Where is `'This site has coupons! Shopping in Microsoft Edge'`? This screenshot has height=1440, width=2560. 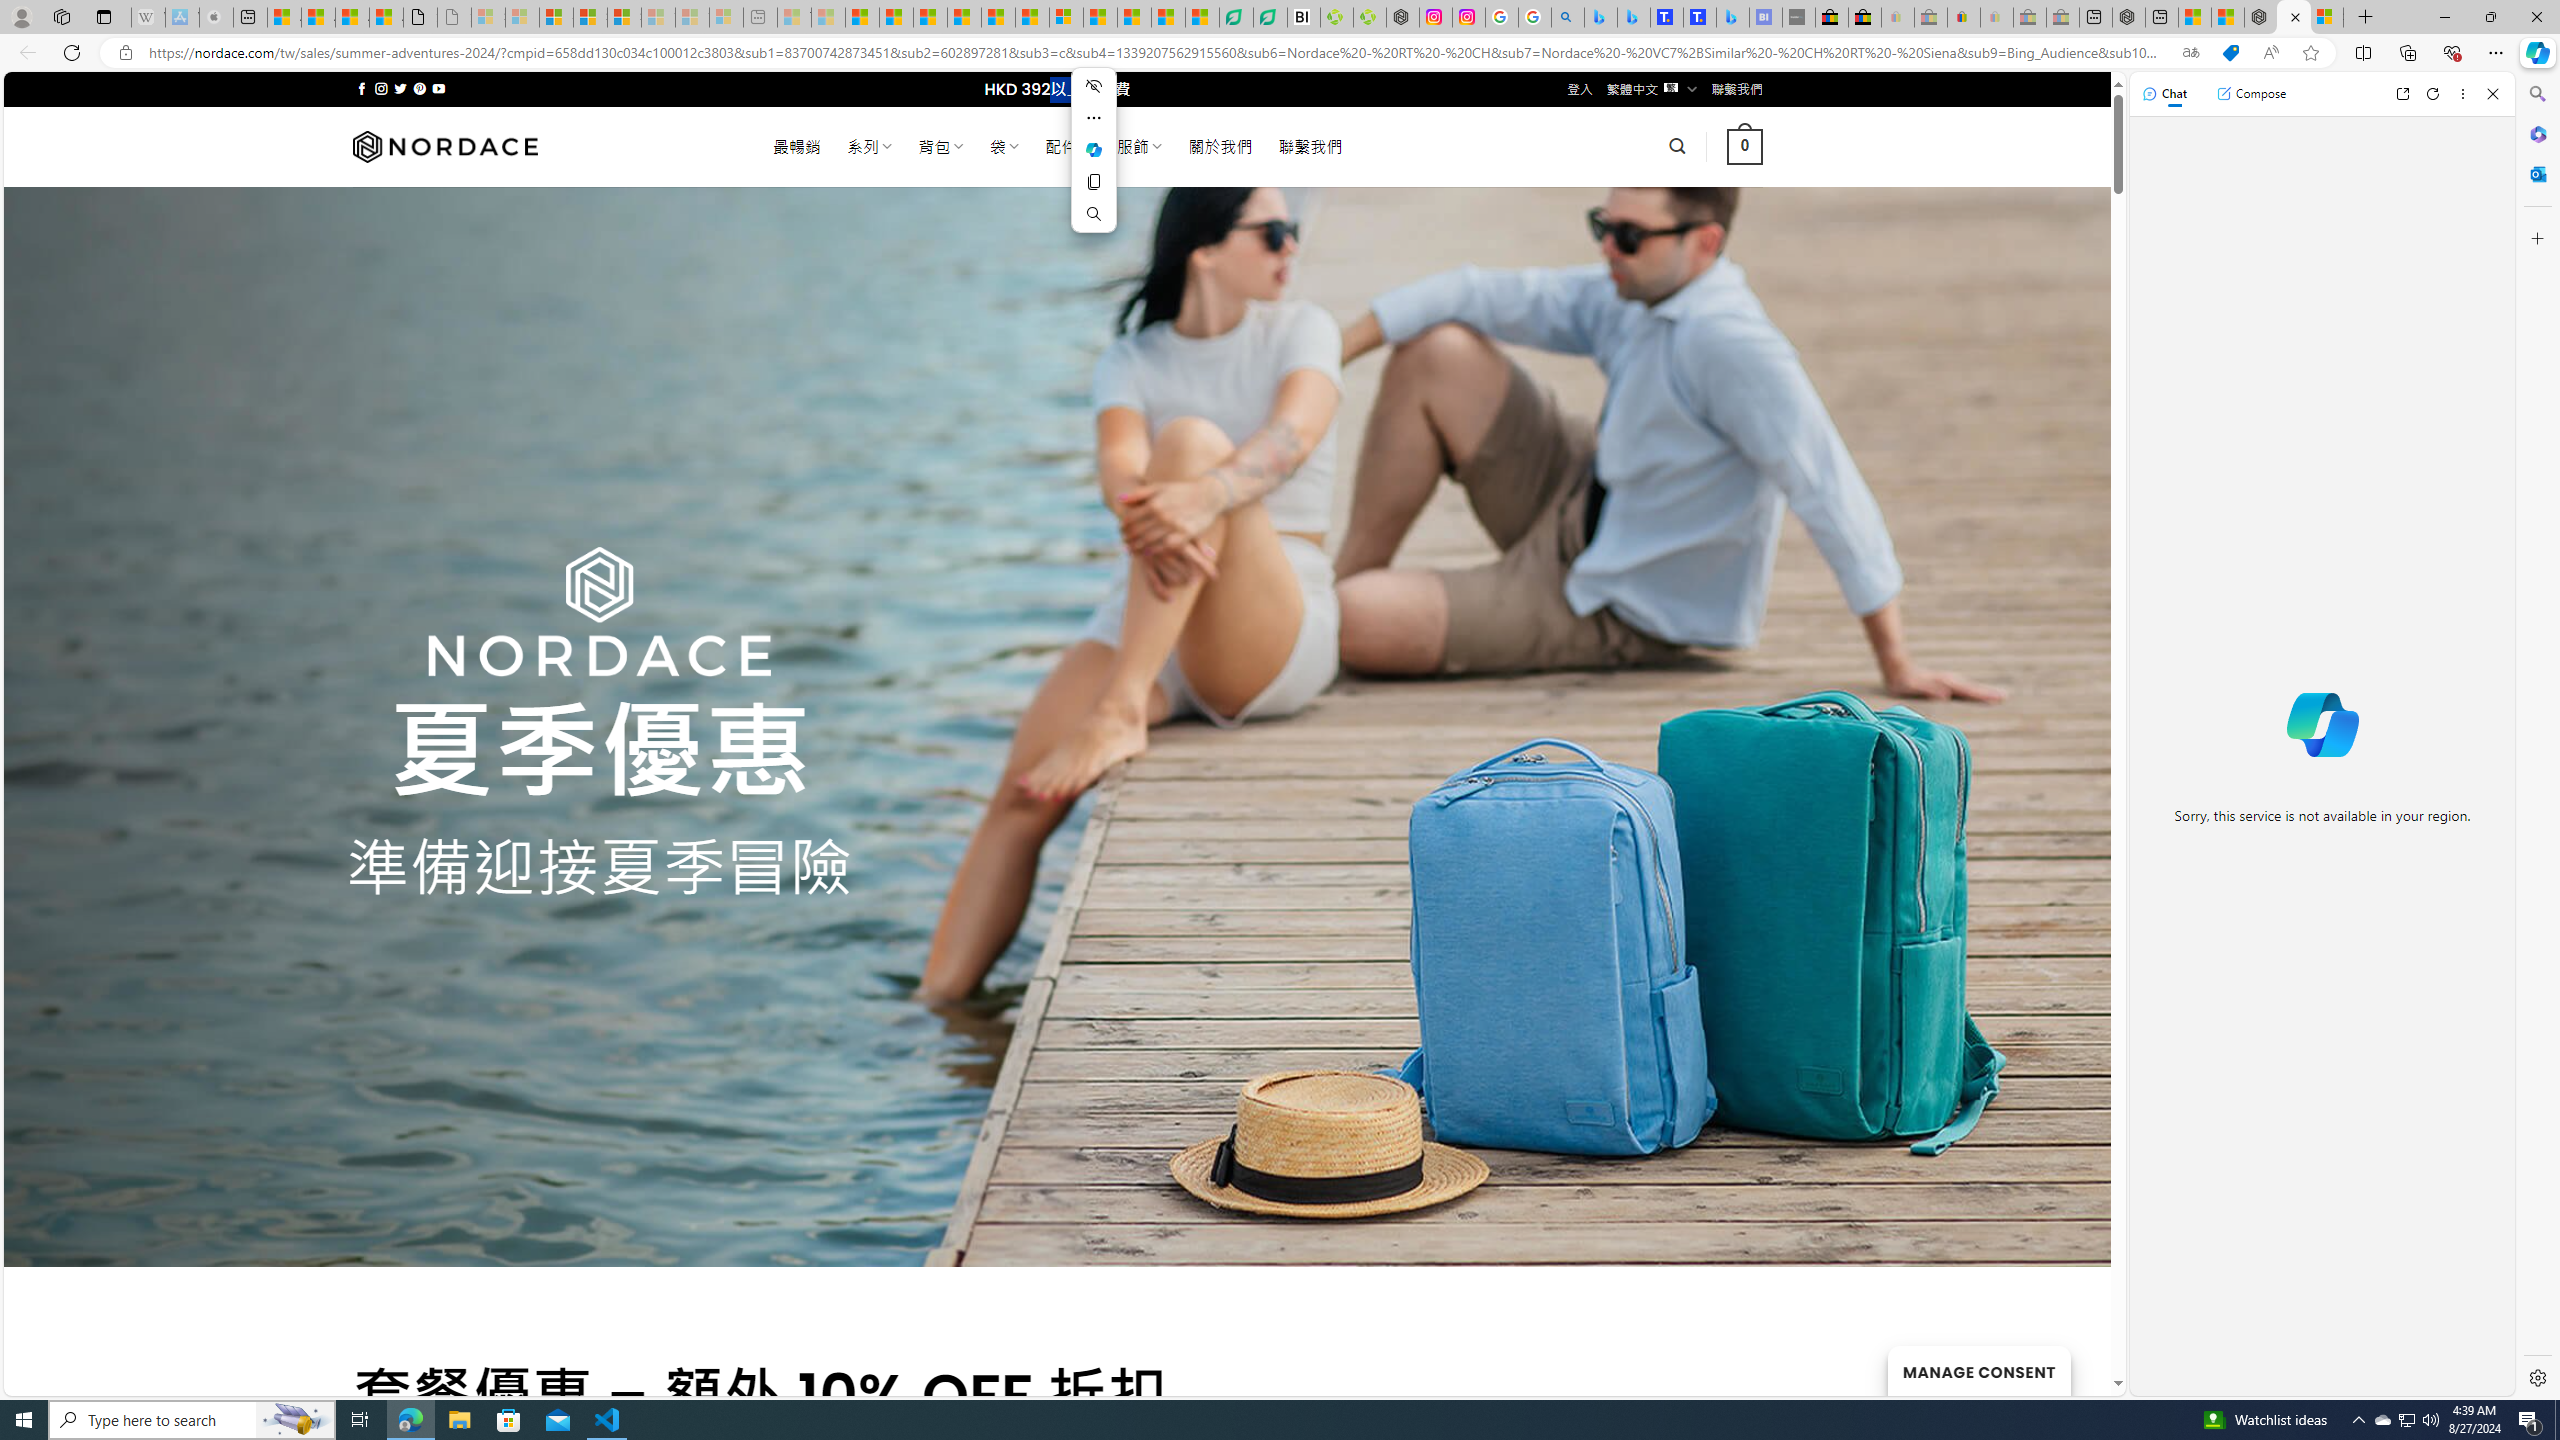
'This site has coupons! Shopping in Microsoft Edge' is located at coordinates (2230, 53).